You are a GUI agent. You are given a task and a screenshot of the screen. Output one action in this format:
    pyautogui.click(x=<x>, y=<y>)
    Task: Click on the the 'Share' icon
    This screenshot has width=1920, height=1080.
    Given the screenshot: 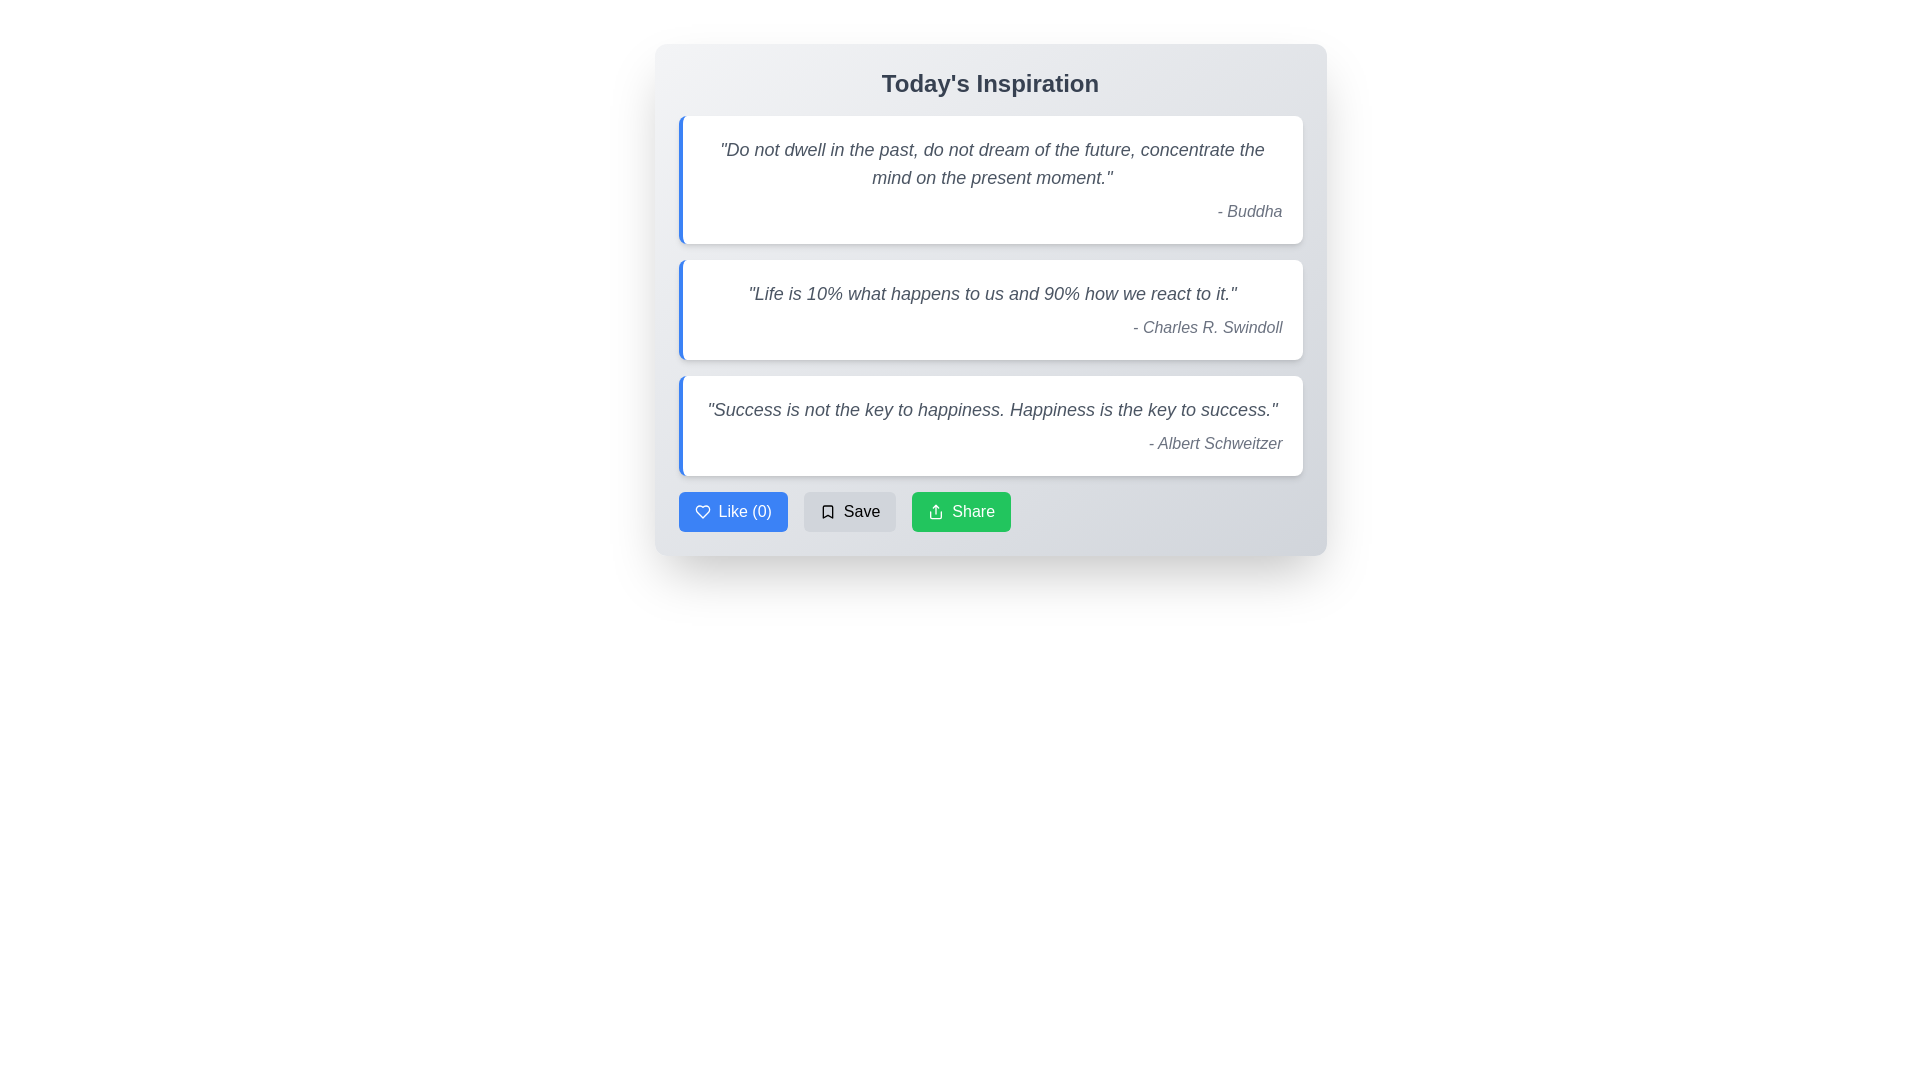 What is the action you would take?
    pyautogui.click(x=935, y=511)
    